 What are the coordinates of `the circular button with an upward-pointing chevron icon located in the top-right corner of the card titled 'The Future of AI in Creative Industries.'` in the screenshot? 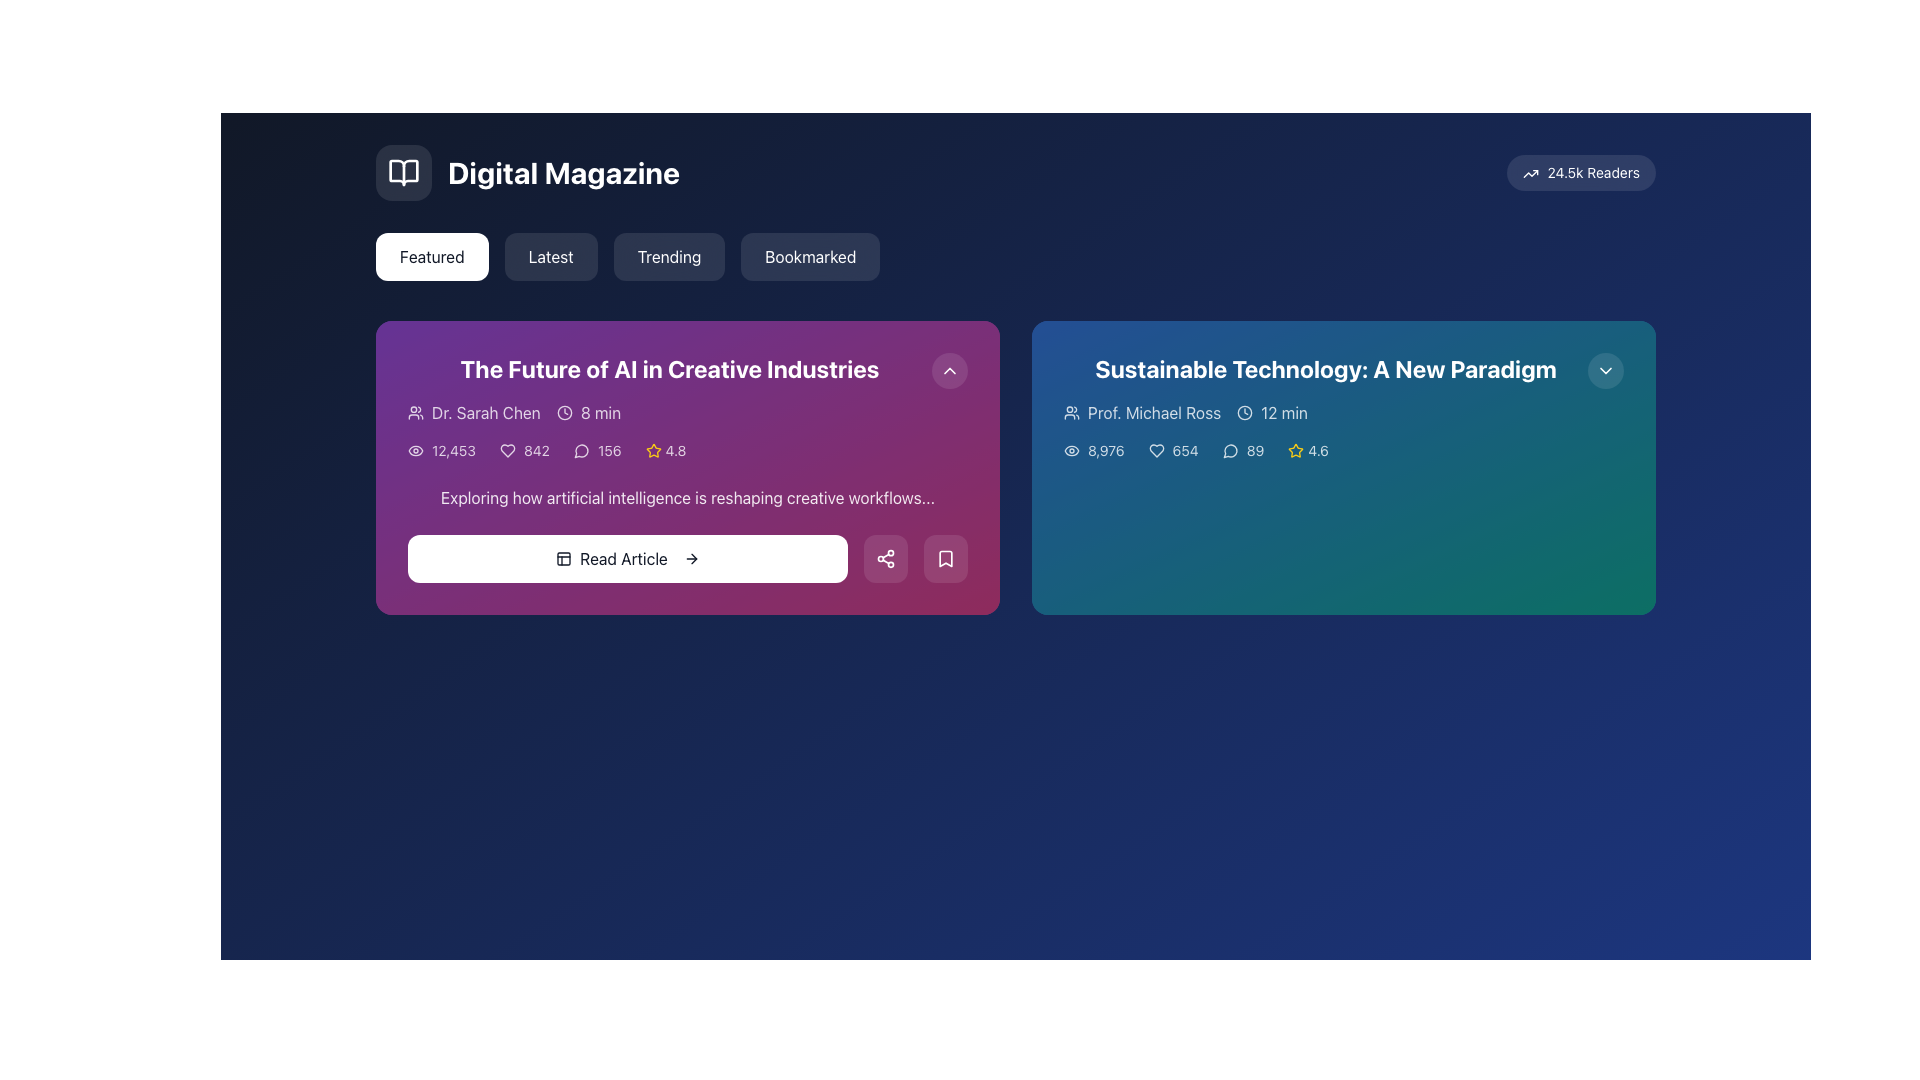 It's located at (949, 370).